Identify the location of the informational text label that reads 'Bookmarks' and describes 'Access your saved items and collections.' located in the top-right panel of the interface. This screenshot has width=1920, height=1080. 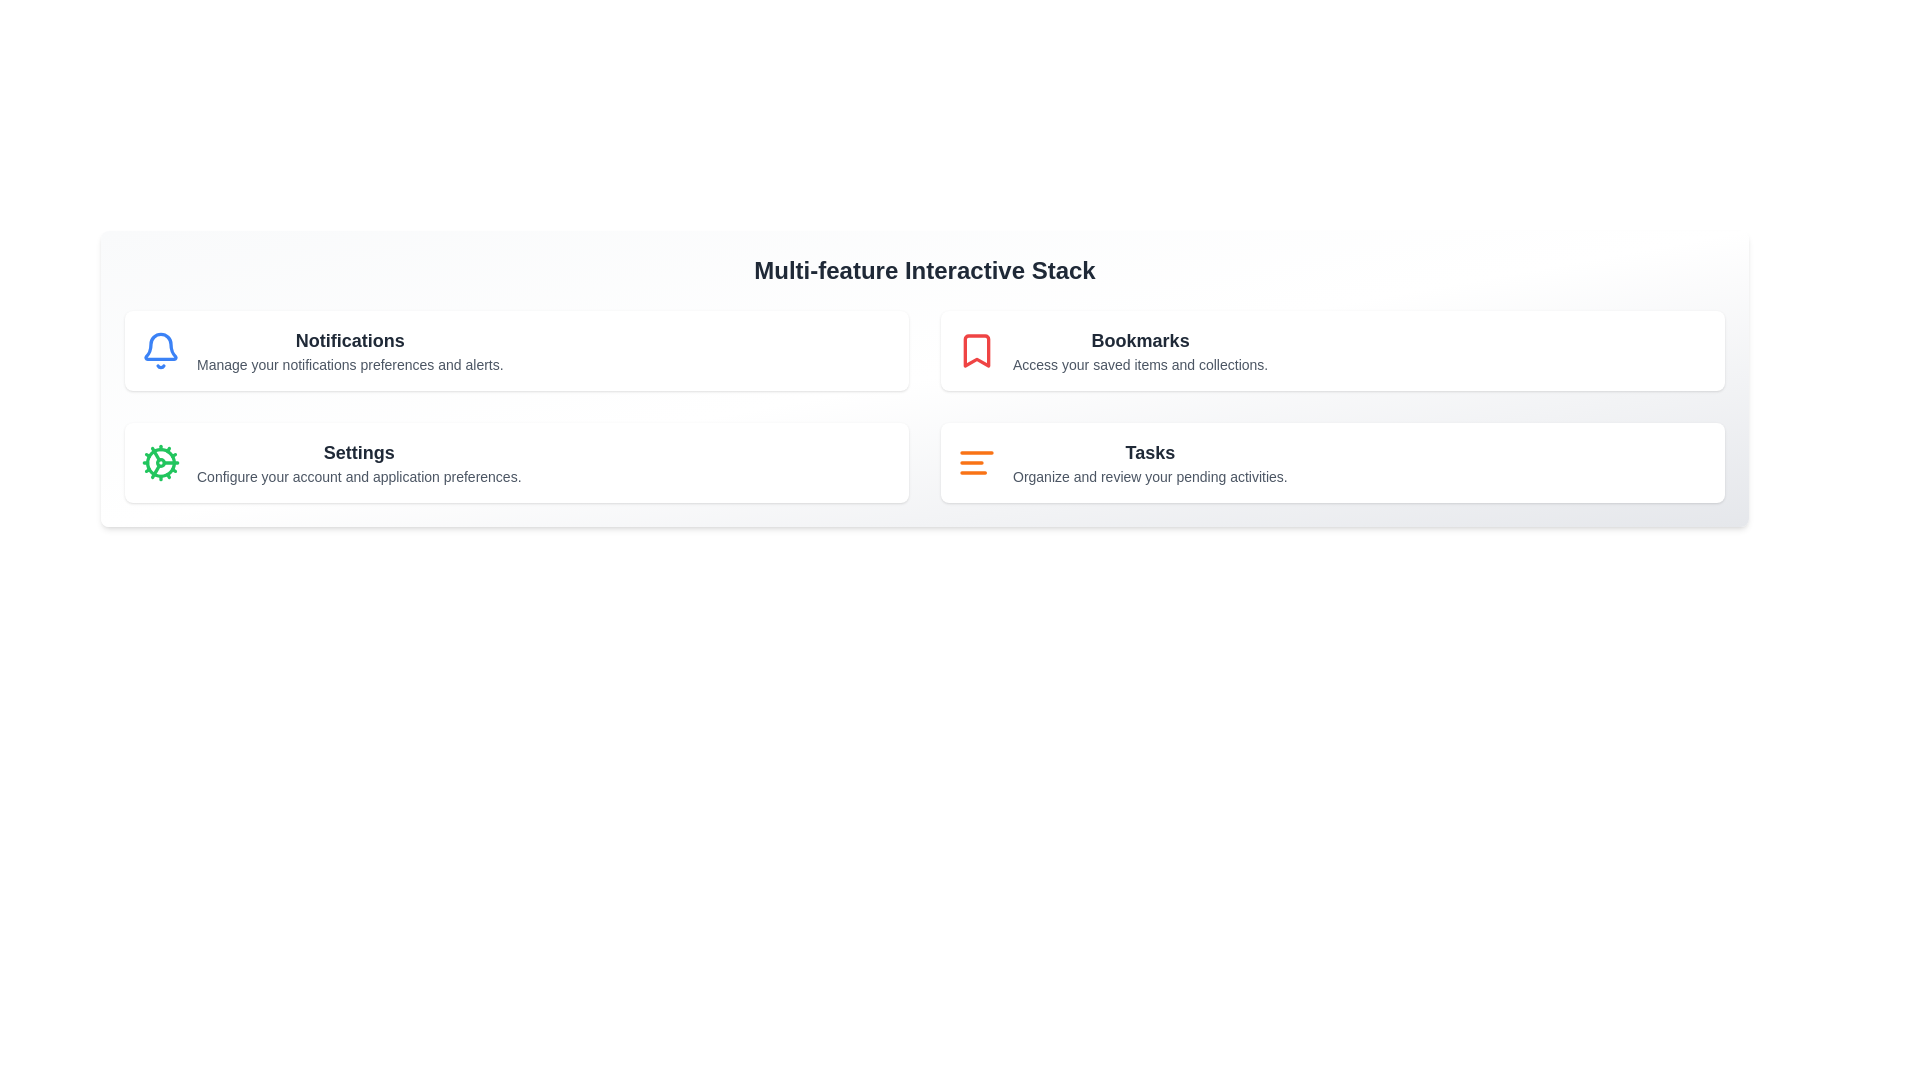
(1140, 350).